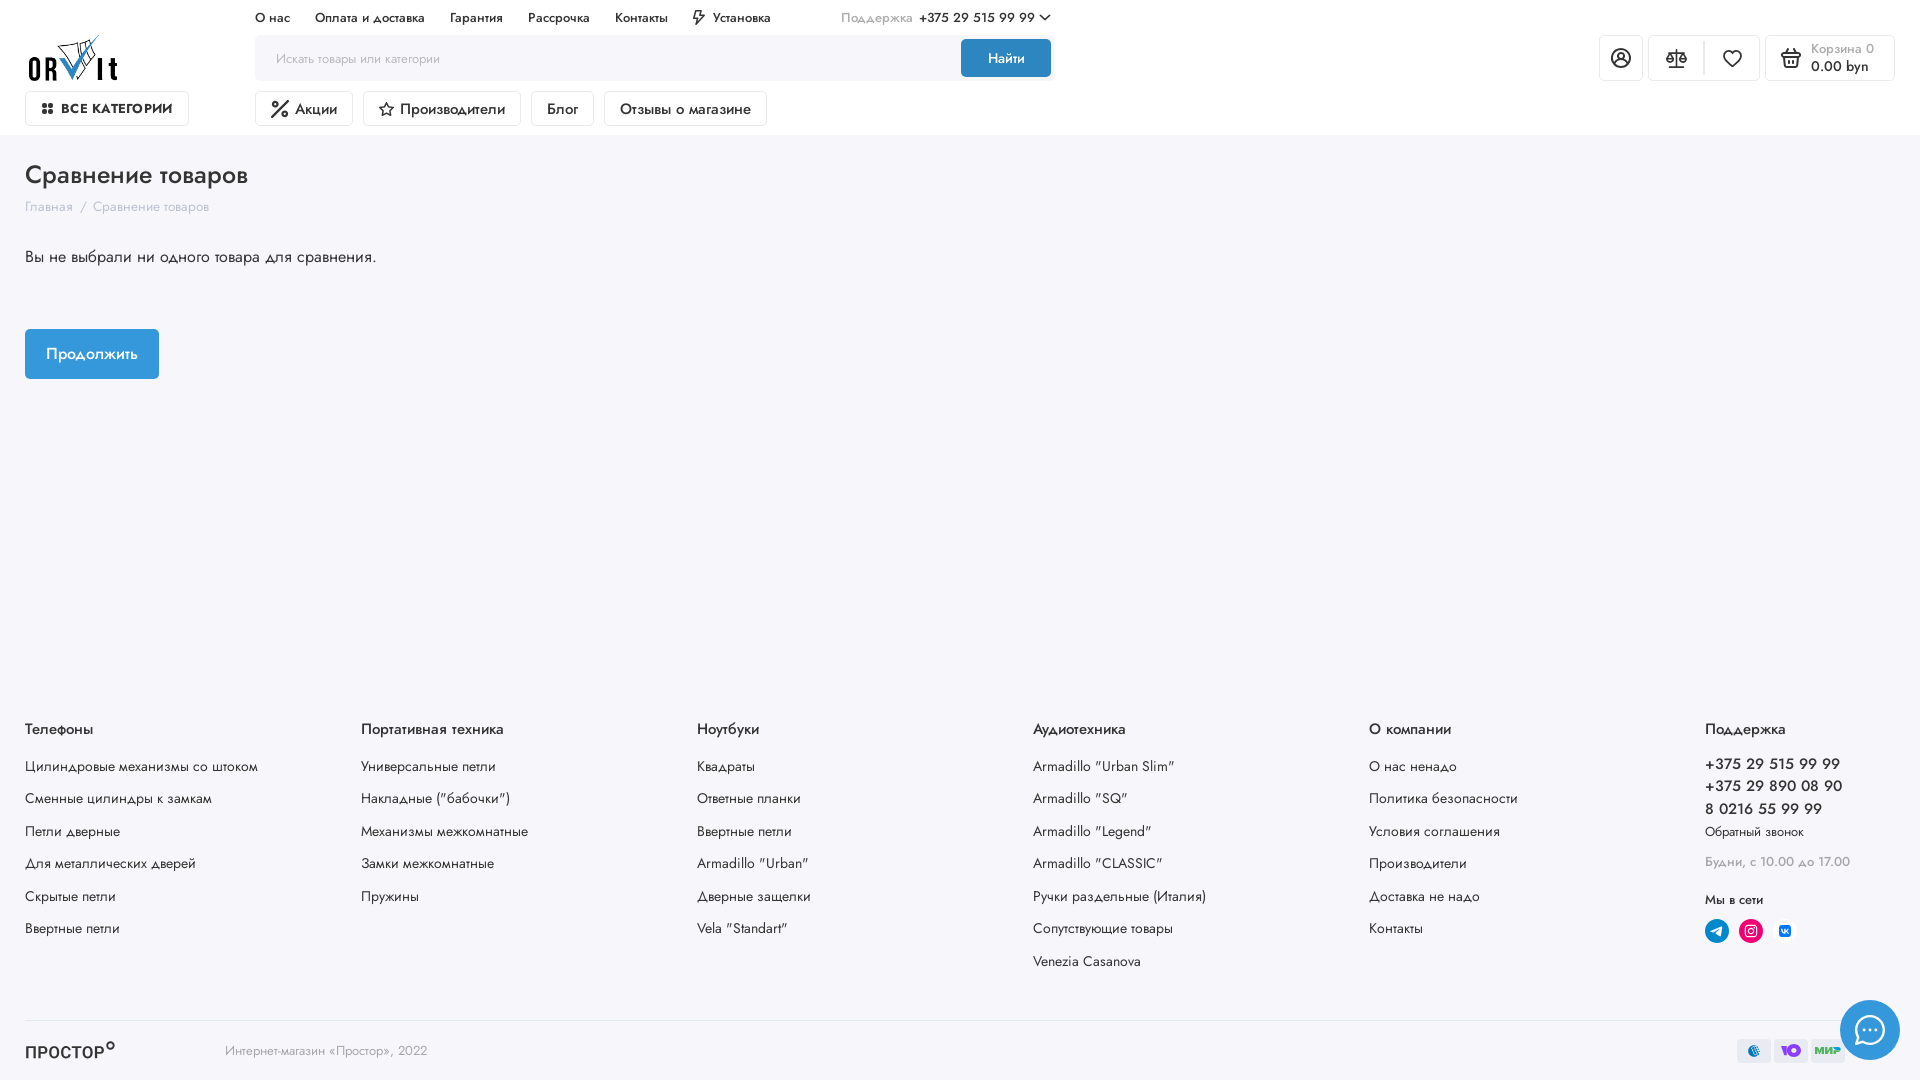  Describe the element at coordinates (741, 928) in the screenshot. I see `'Vela "Standart"'` at that location.